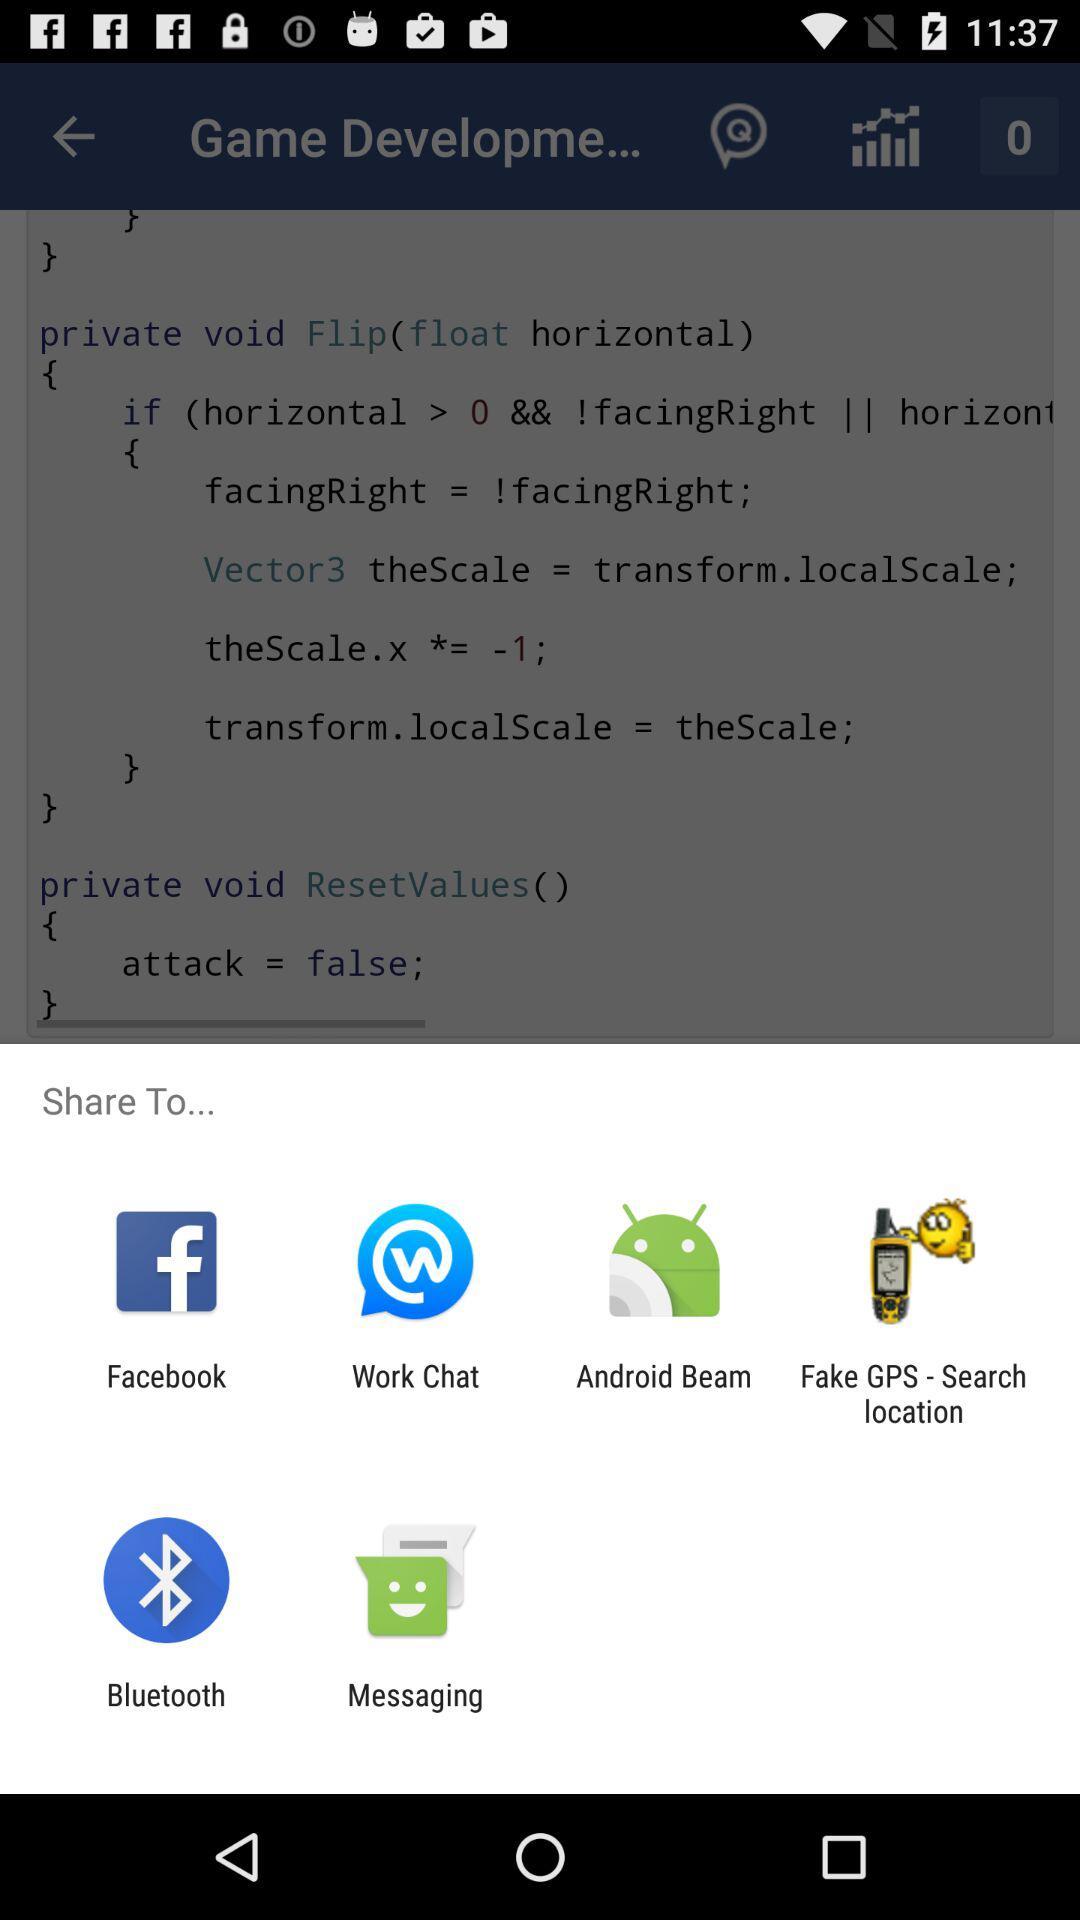  I want to click on the icon to the right of work chat item, so click(664, 1392).